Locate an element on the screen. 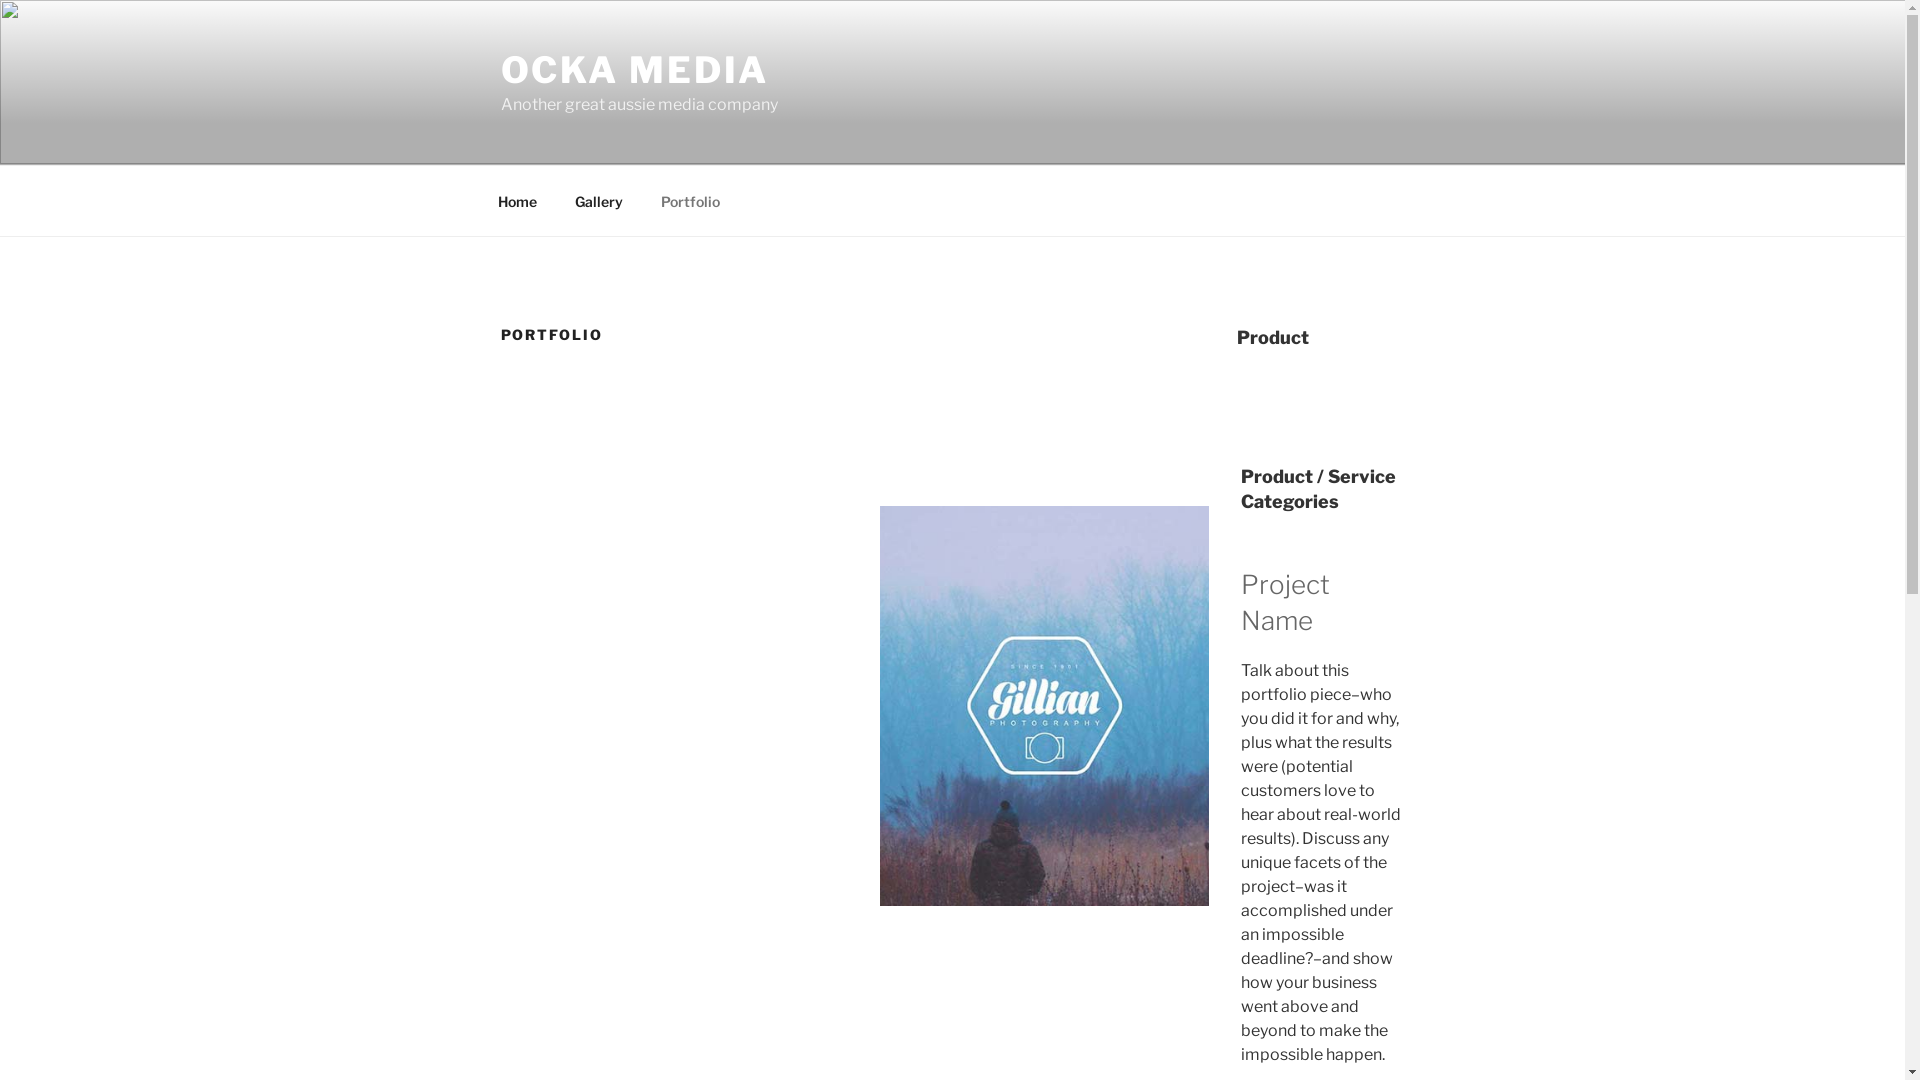 This screenshot has width=1920, height=1080. 'OCKA MEDIA' is located at coordinates (633, 68).